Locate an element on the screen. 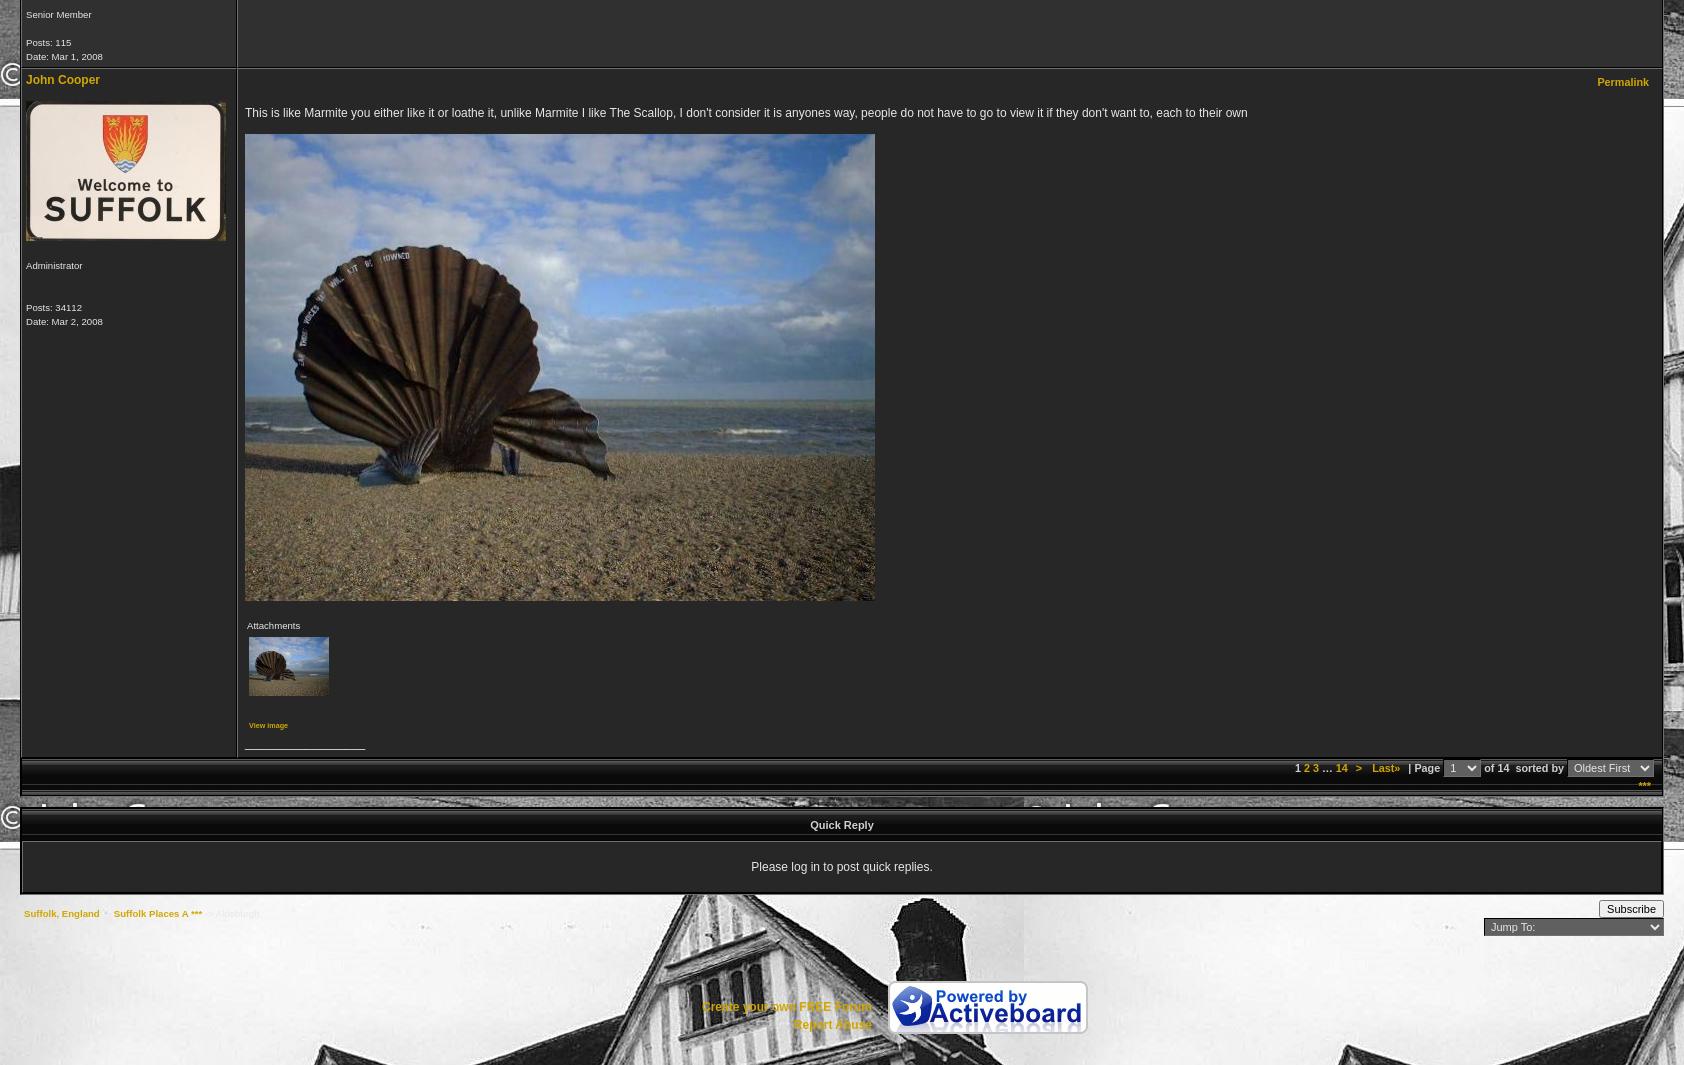  'John Cooper' is located at coordinates (61, 78).